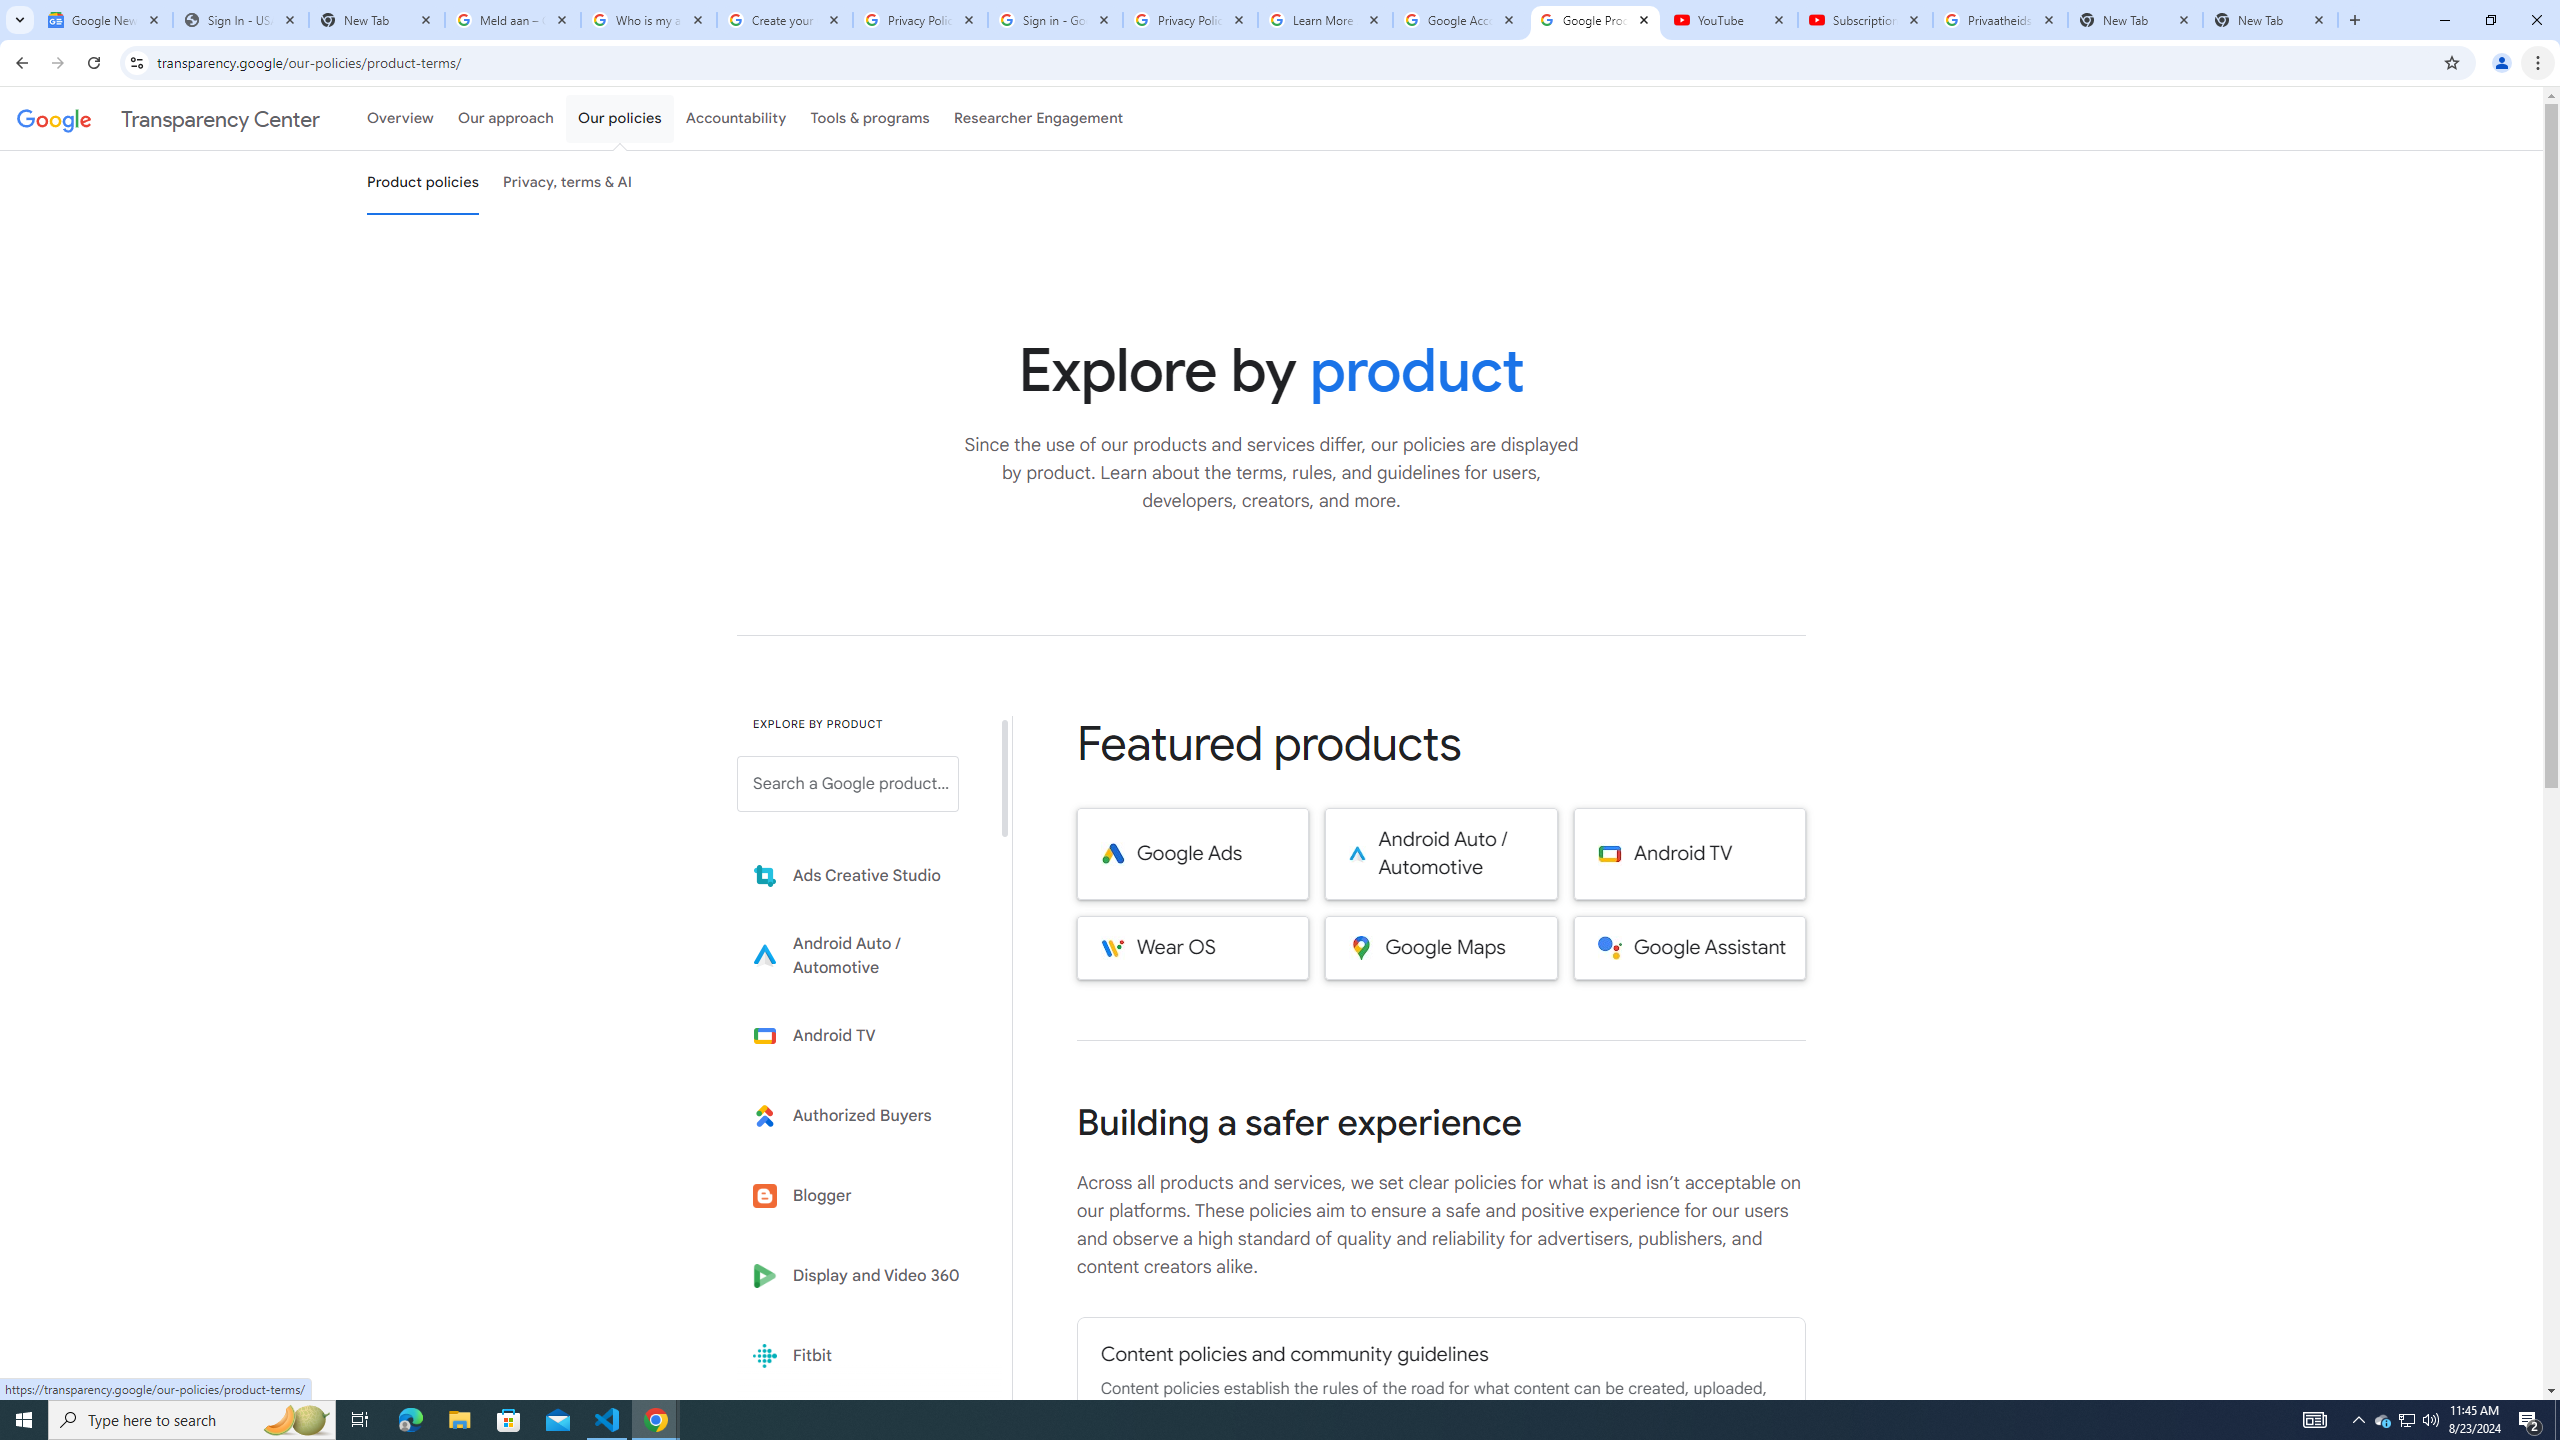 The image size is (2560, 1440). I want to click on 'Product policies', so click(421, 181).